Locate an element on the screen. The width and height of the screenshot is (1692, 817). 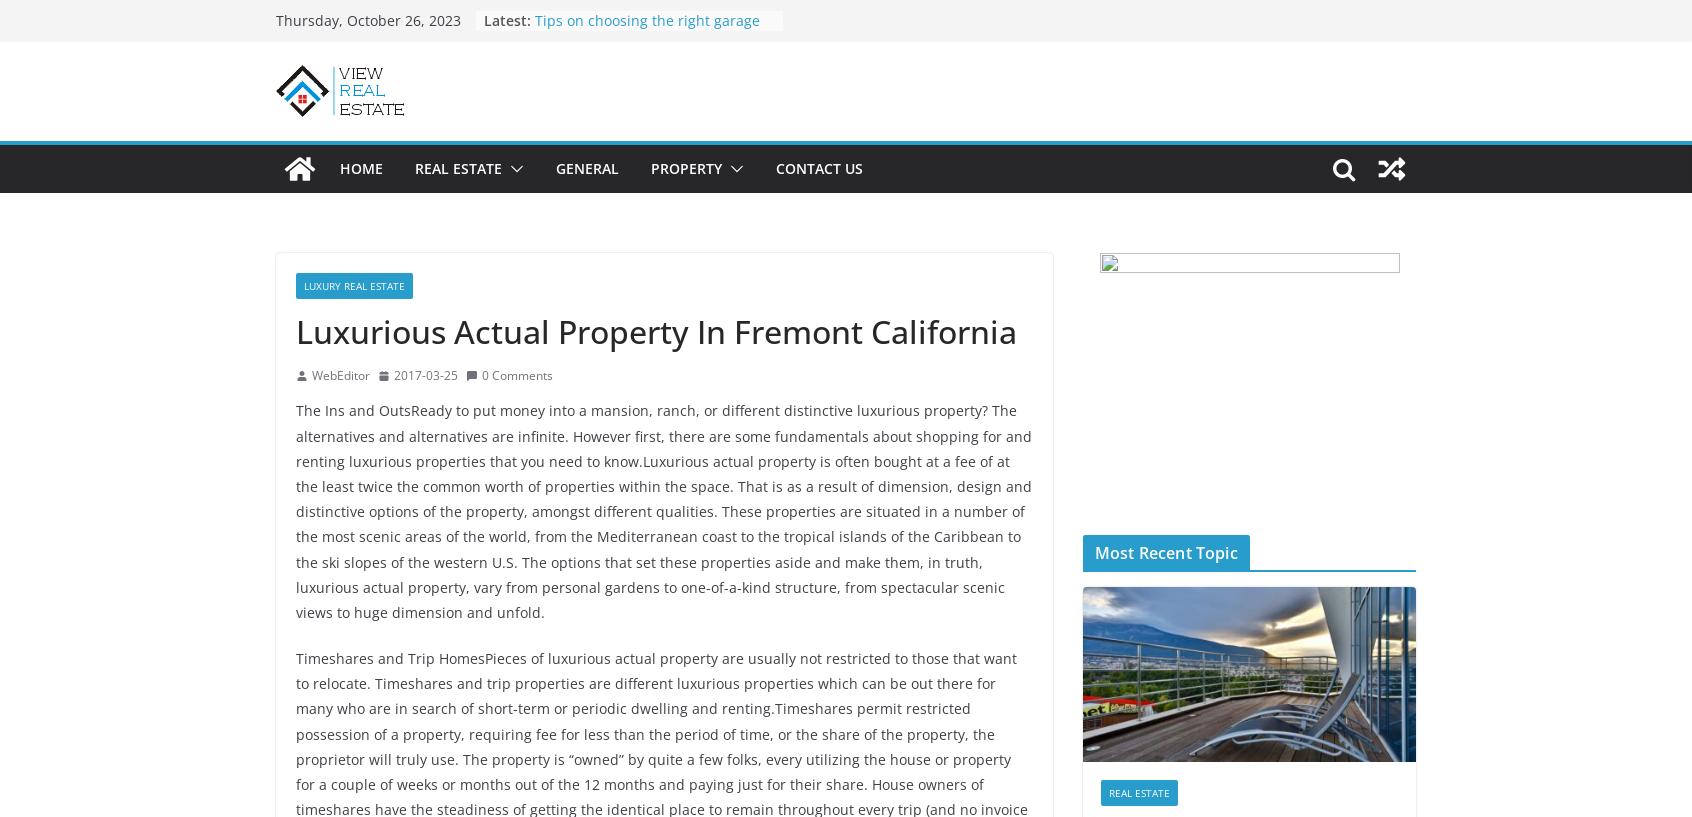
'2017-03-25' is located at coordinates (425, 373).